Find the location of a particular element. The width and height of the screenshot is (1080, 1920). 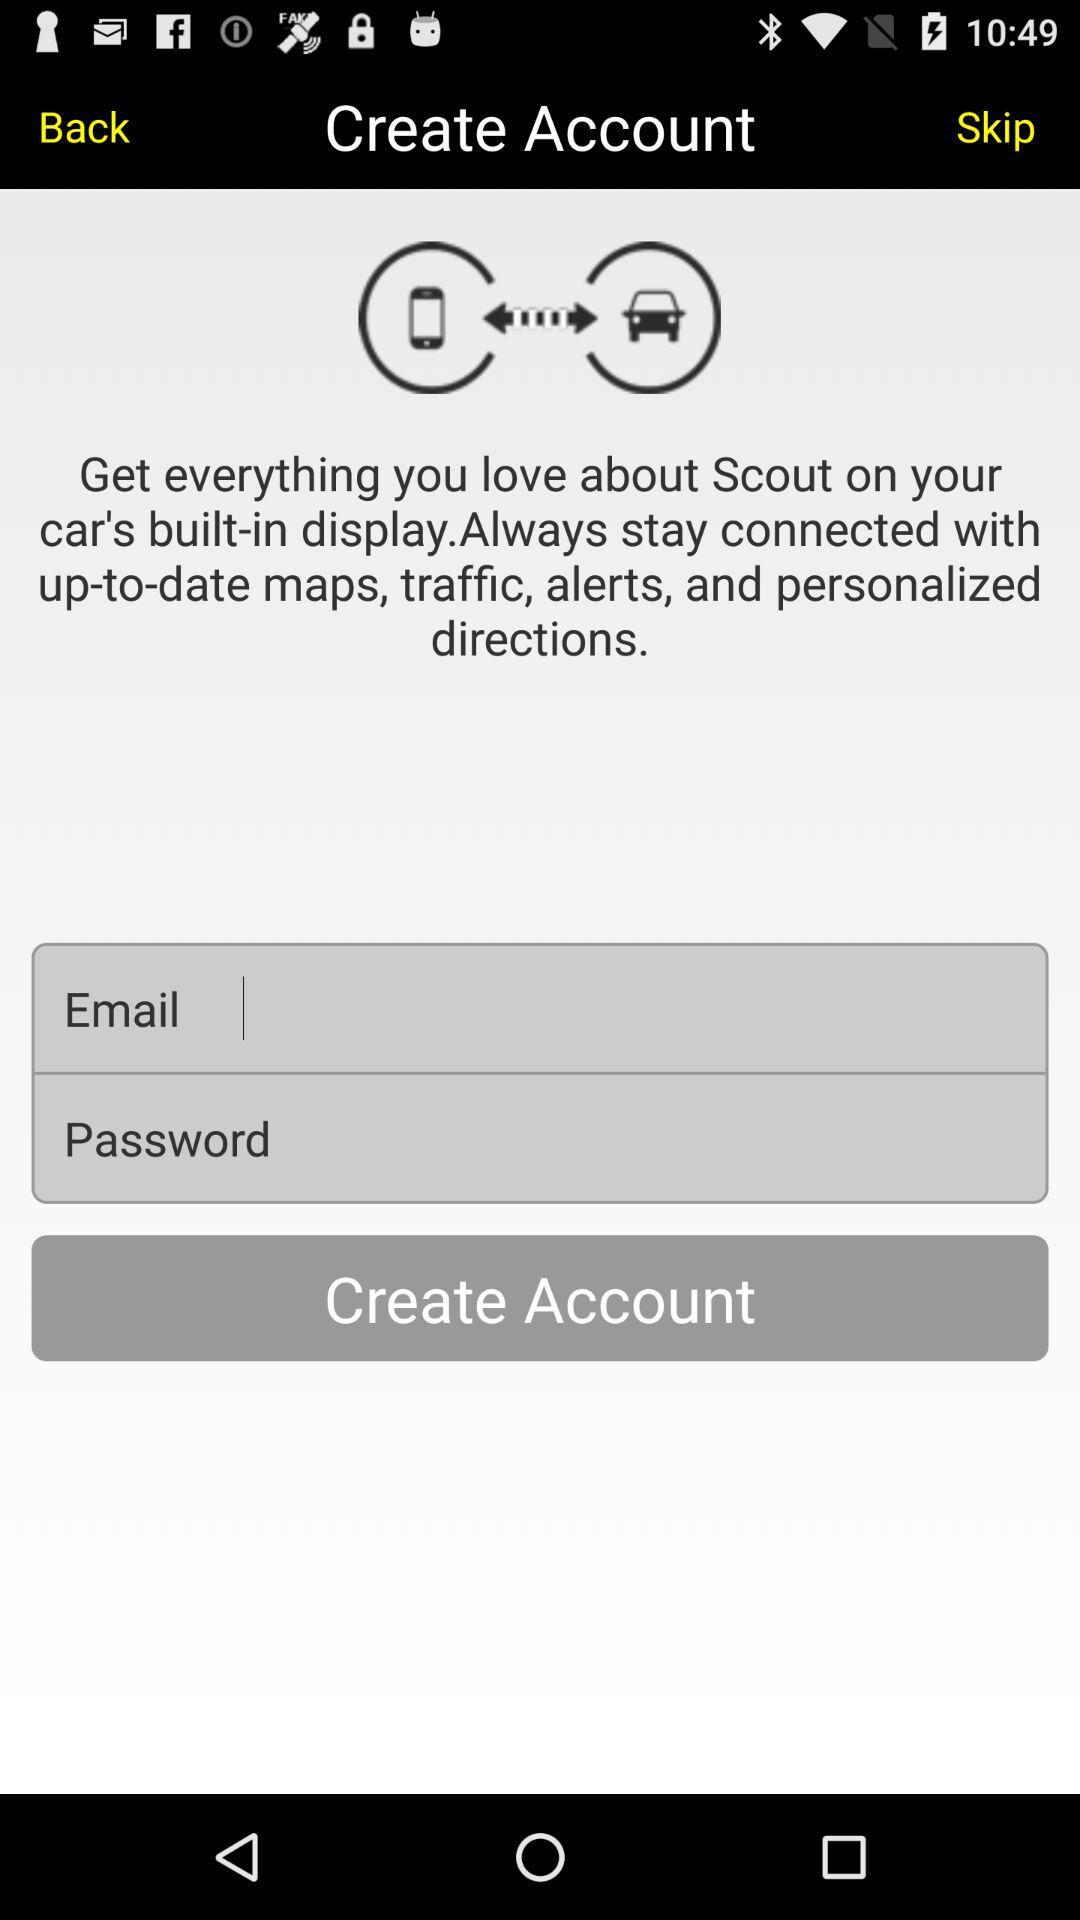

it is used to create an email account is located at coordinates (628, 1008).